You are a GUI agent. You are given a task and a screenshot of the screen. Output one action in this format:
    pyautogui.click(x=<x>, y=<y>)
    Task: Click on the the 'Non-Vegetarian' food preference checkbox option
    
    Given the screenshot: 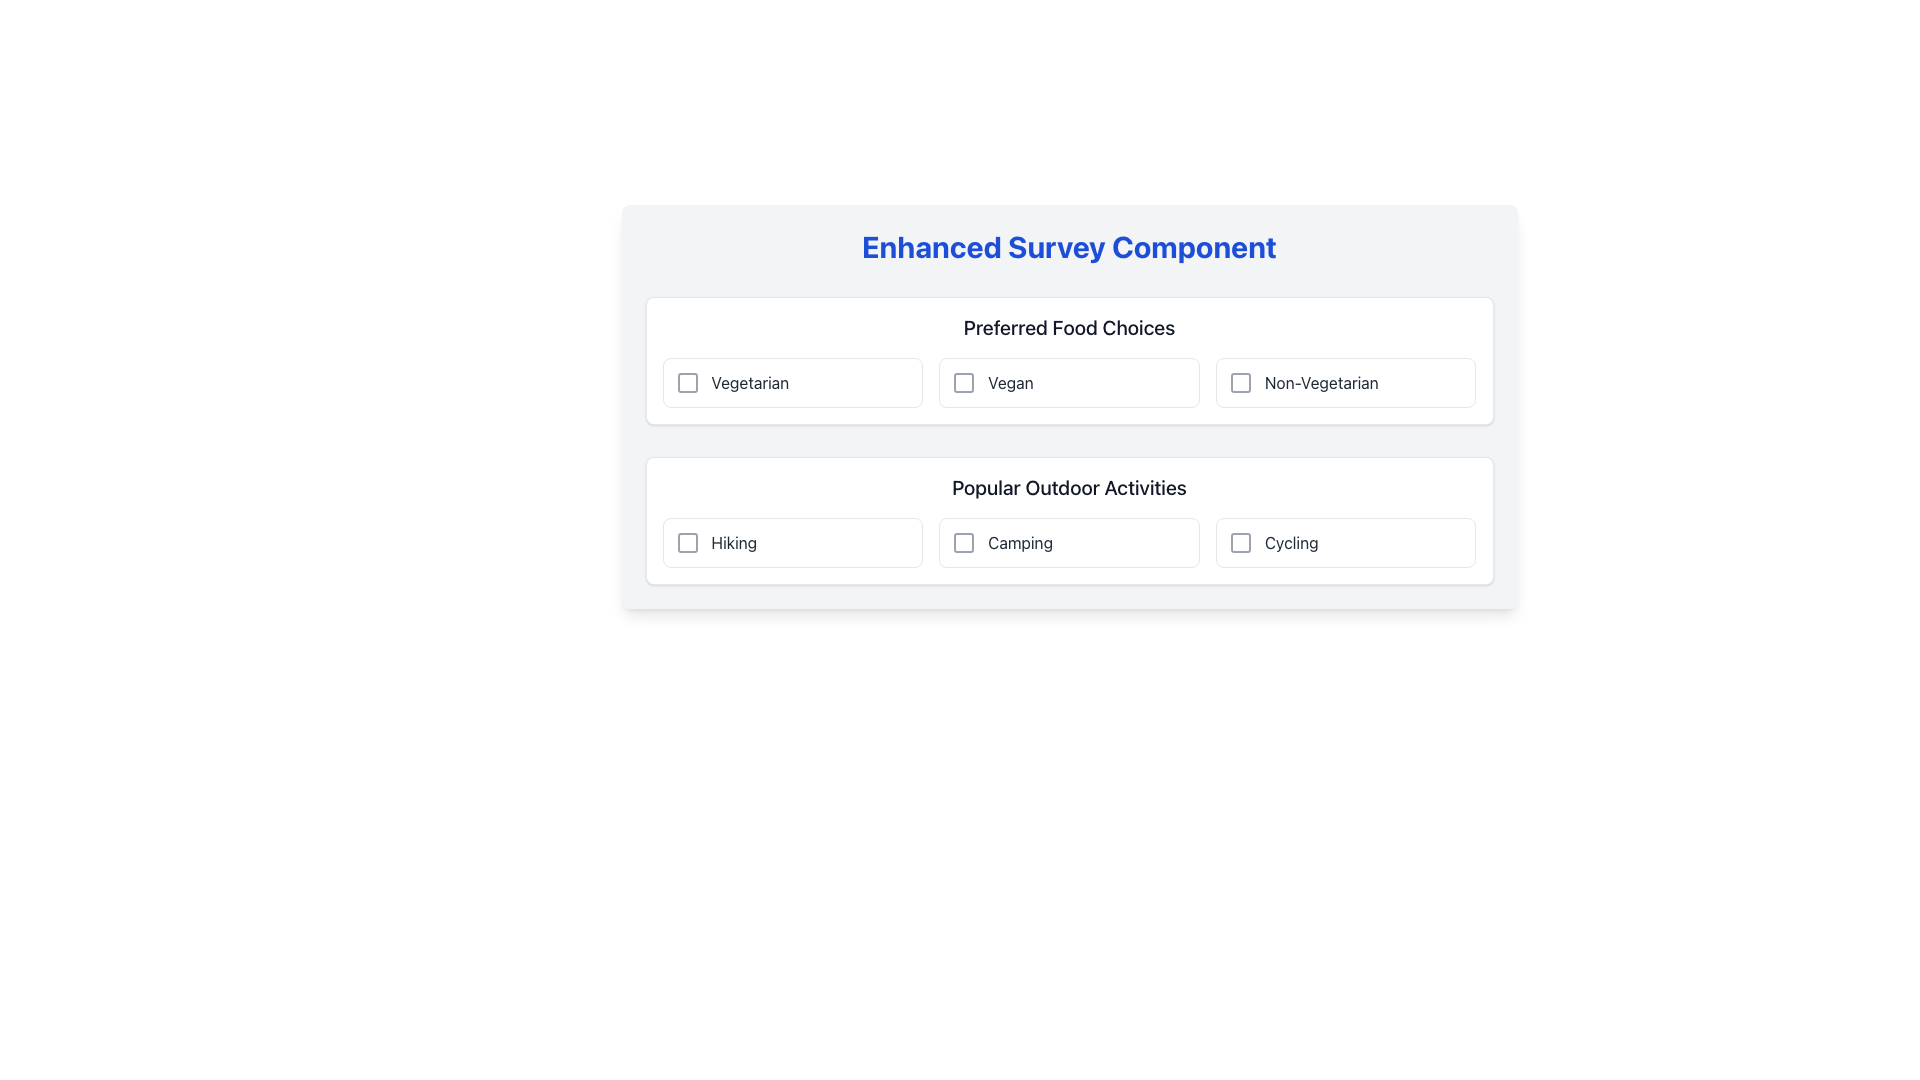 What is the action you would take?
    pyautogui.click(x=1346, y=382)
    